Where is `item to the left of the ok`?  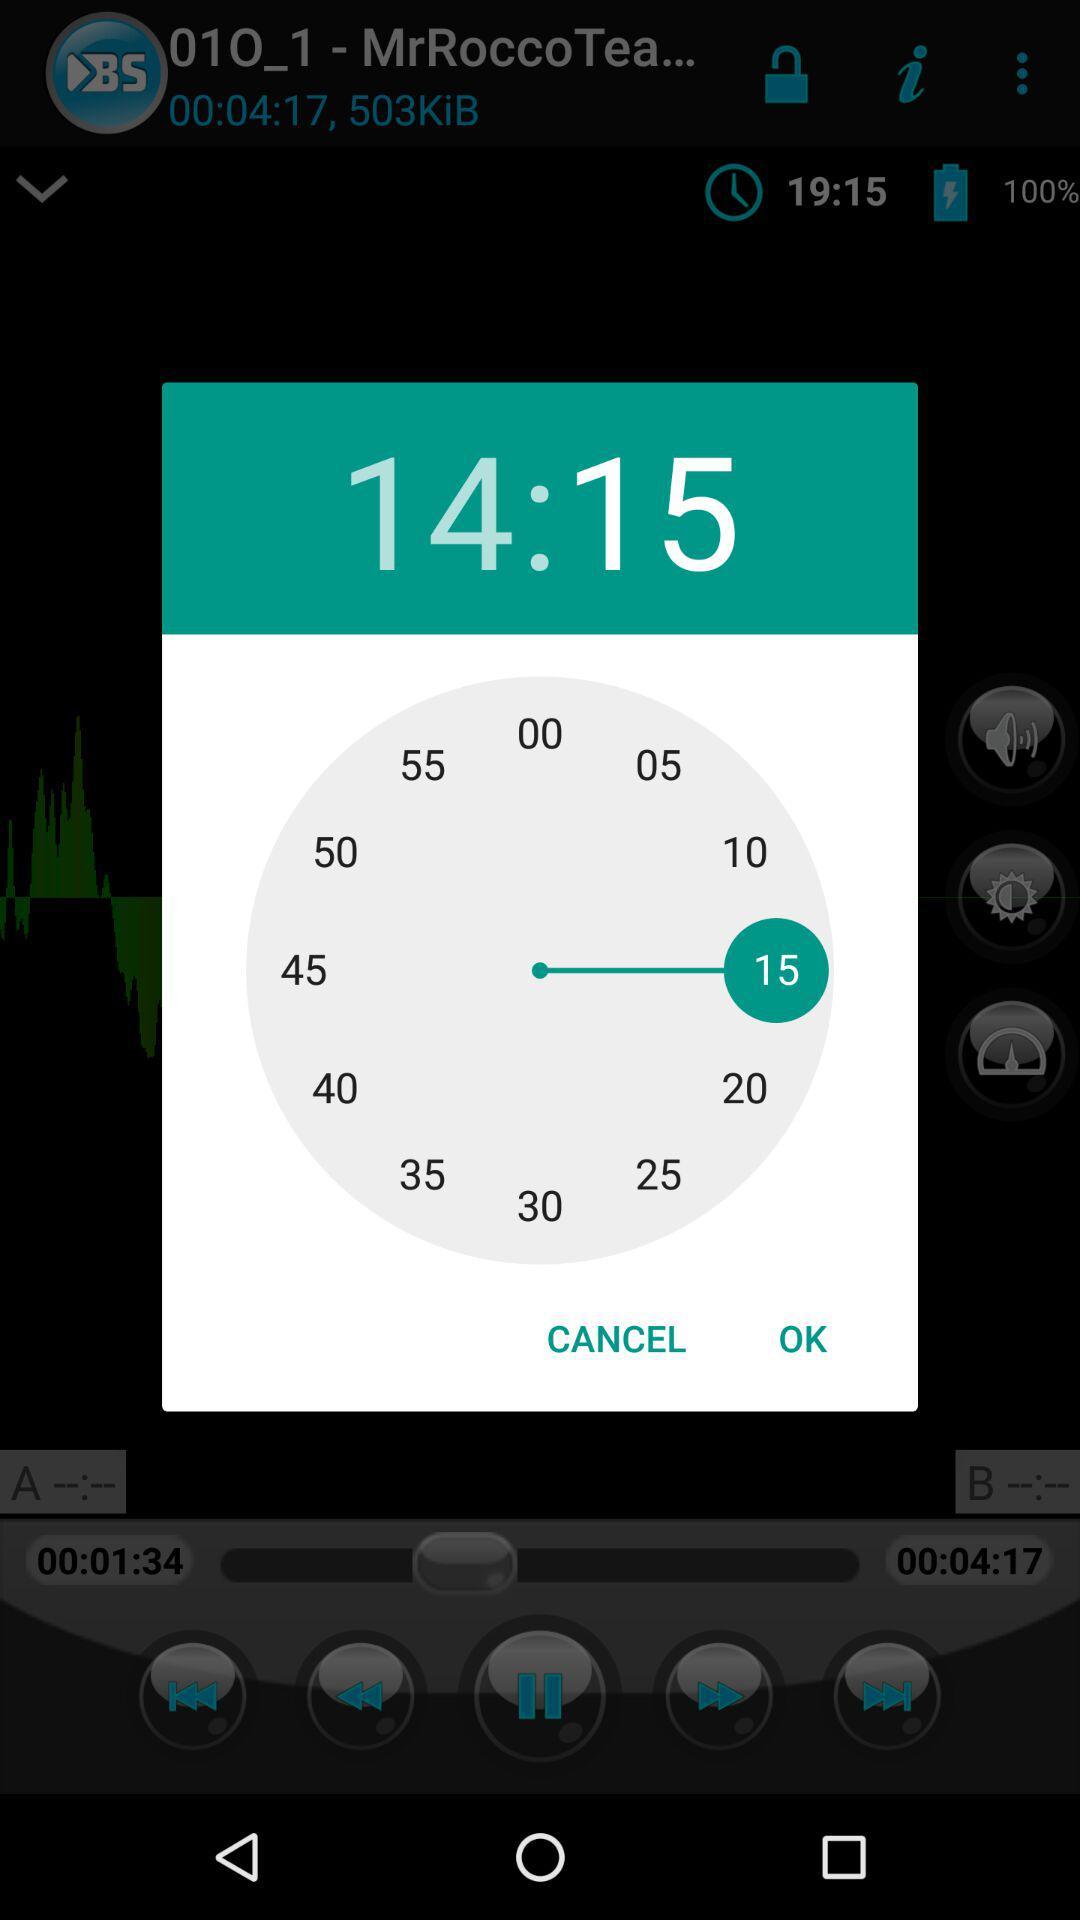
item to the left of the ok is located at coordinates (615, 1338).